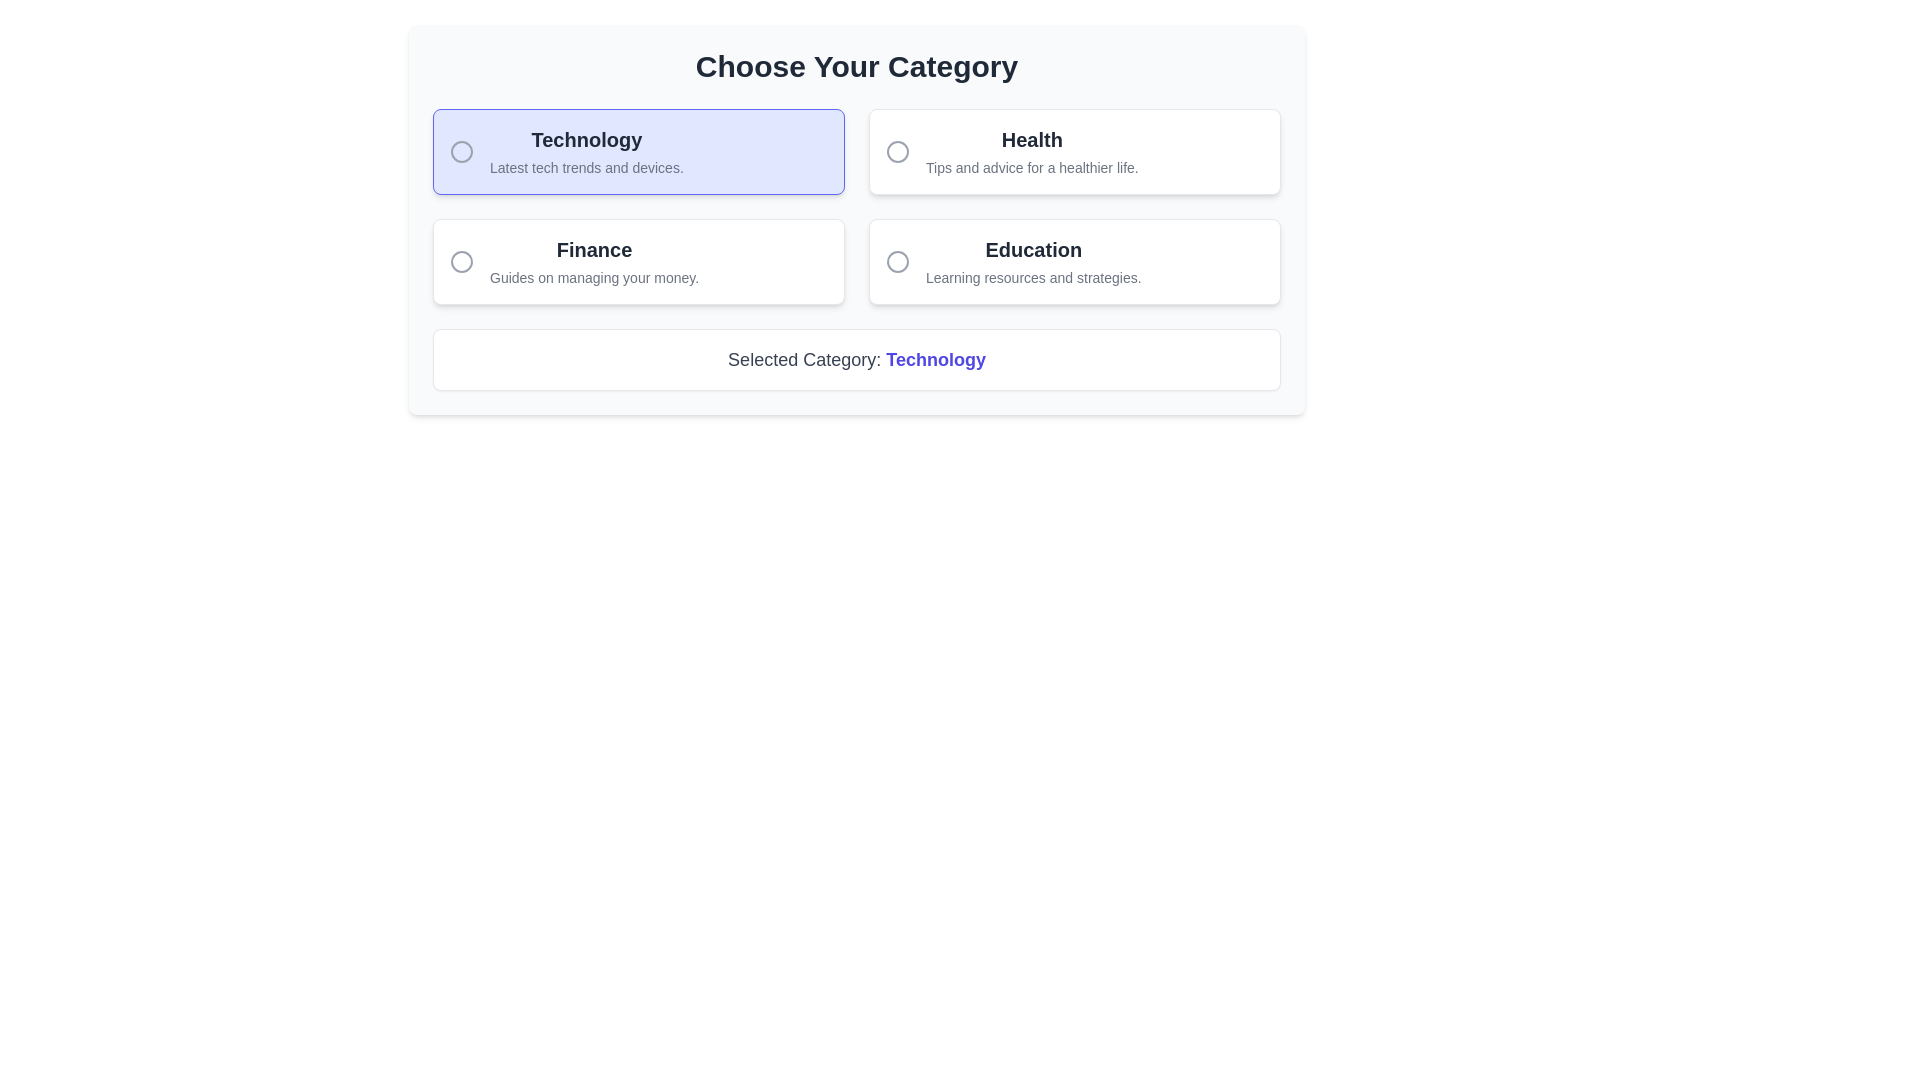  Describe the element at coordinates (460, 261) in the screenshot. I see `the circular icon with a grey outline located inside the 'Finance' category selection box, positioned near the title text 'Finance'` at that location.